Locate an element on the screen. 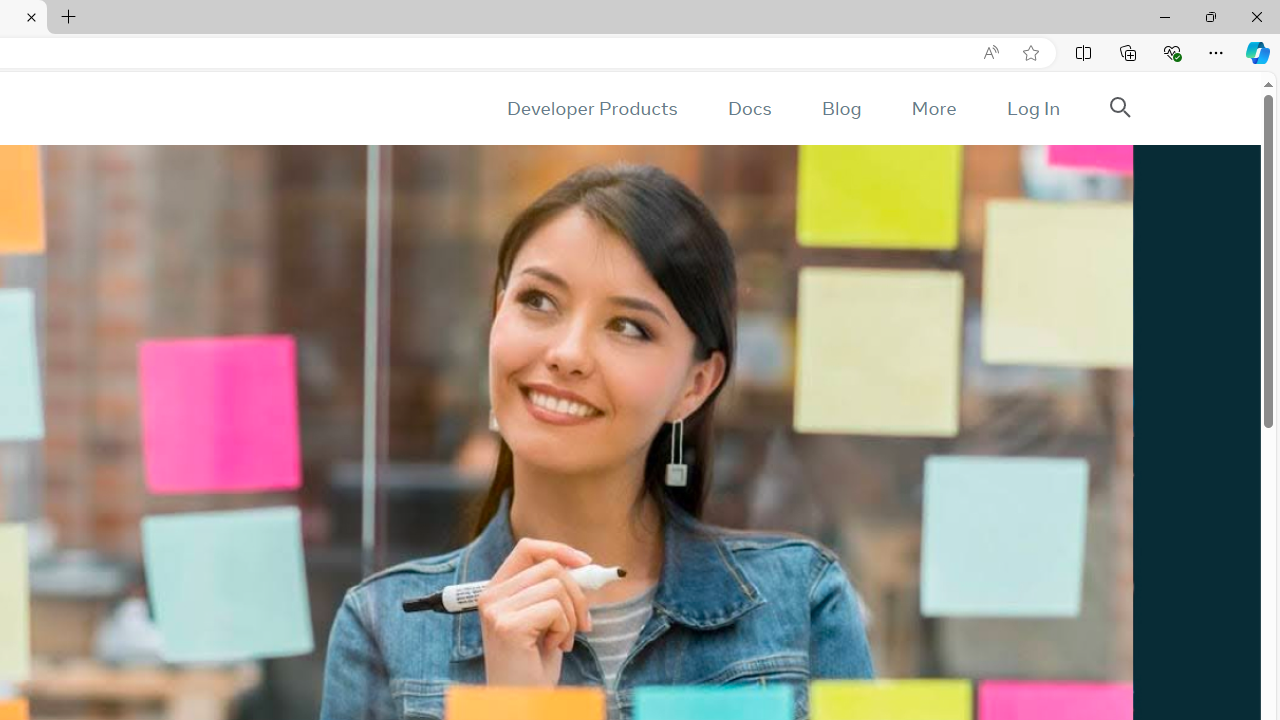 The width and height of the screenshot is (1280, 720). 'Developer Products' is located at coordinates (591, 108).